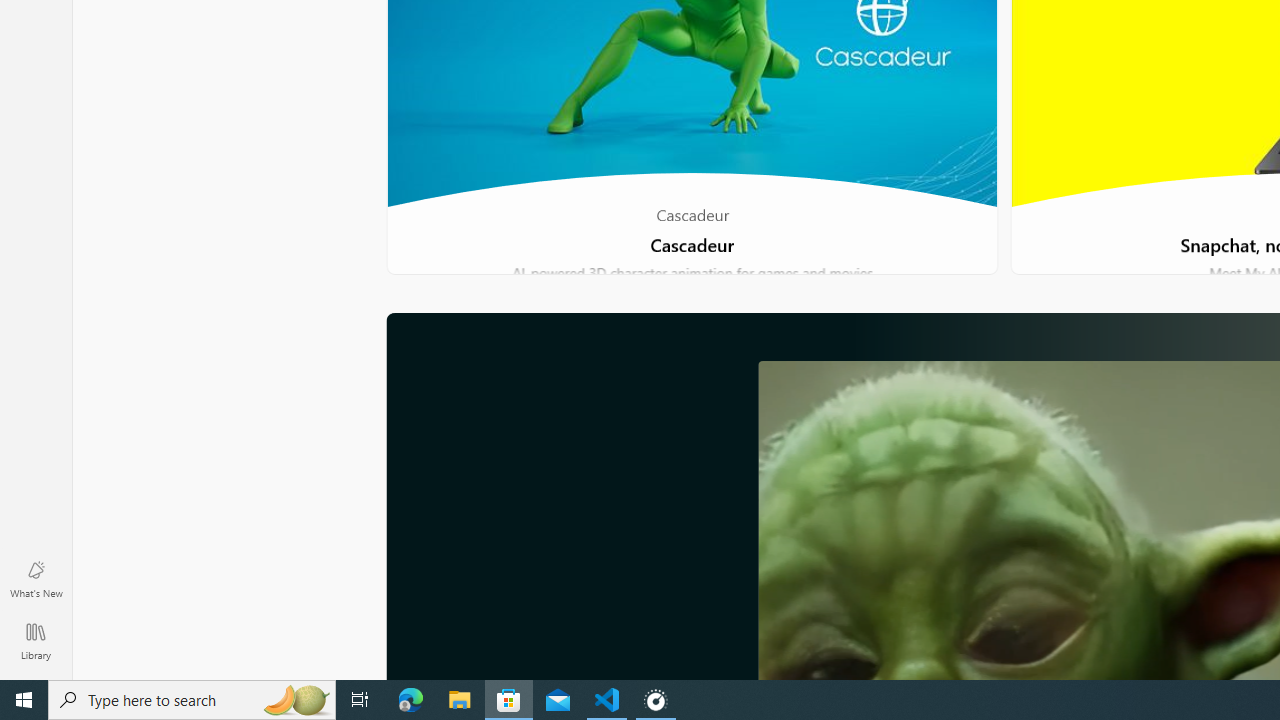 The height and width of the screenshot is (720, 1280). I want to click on 'What', so click(35, 578).